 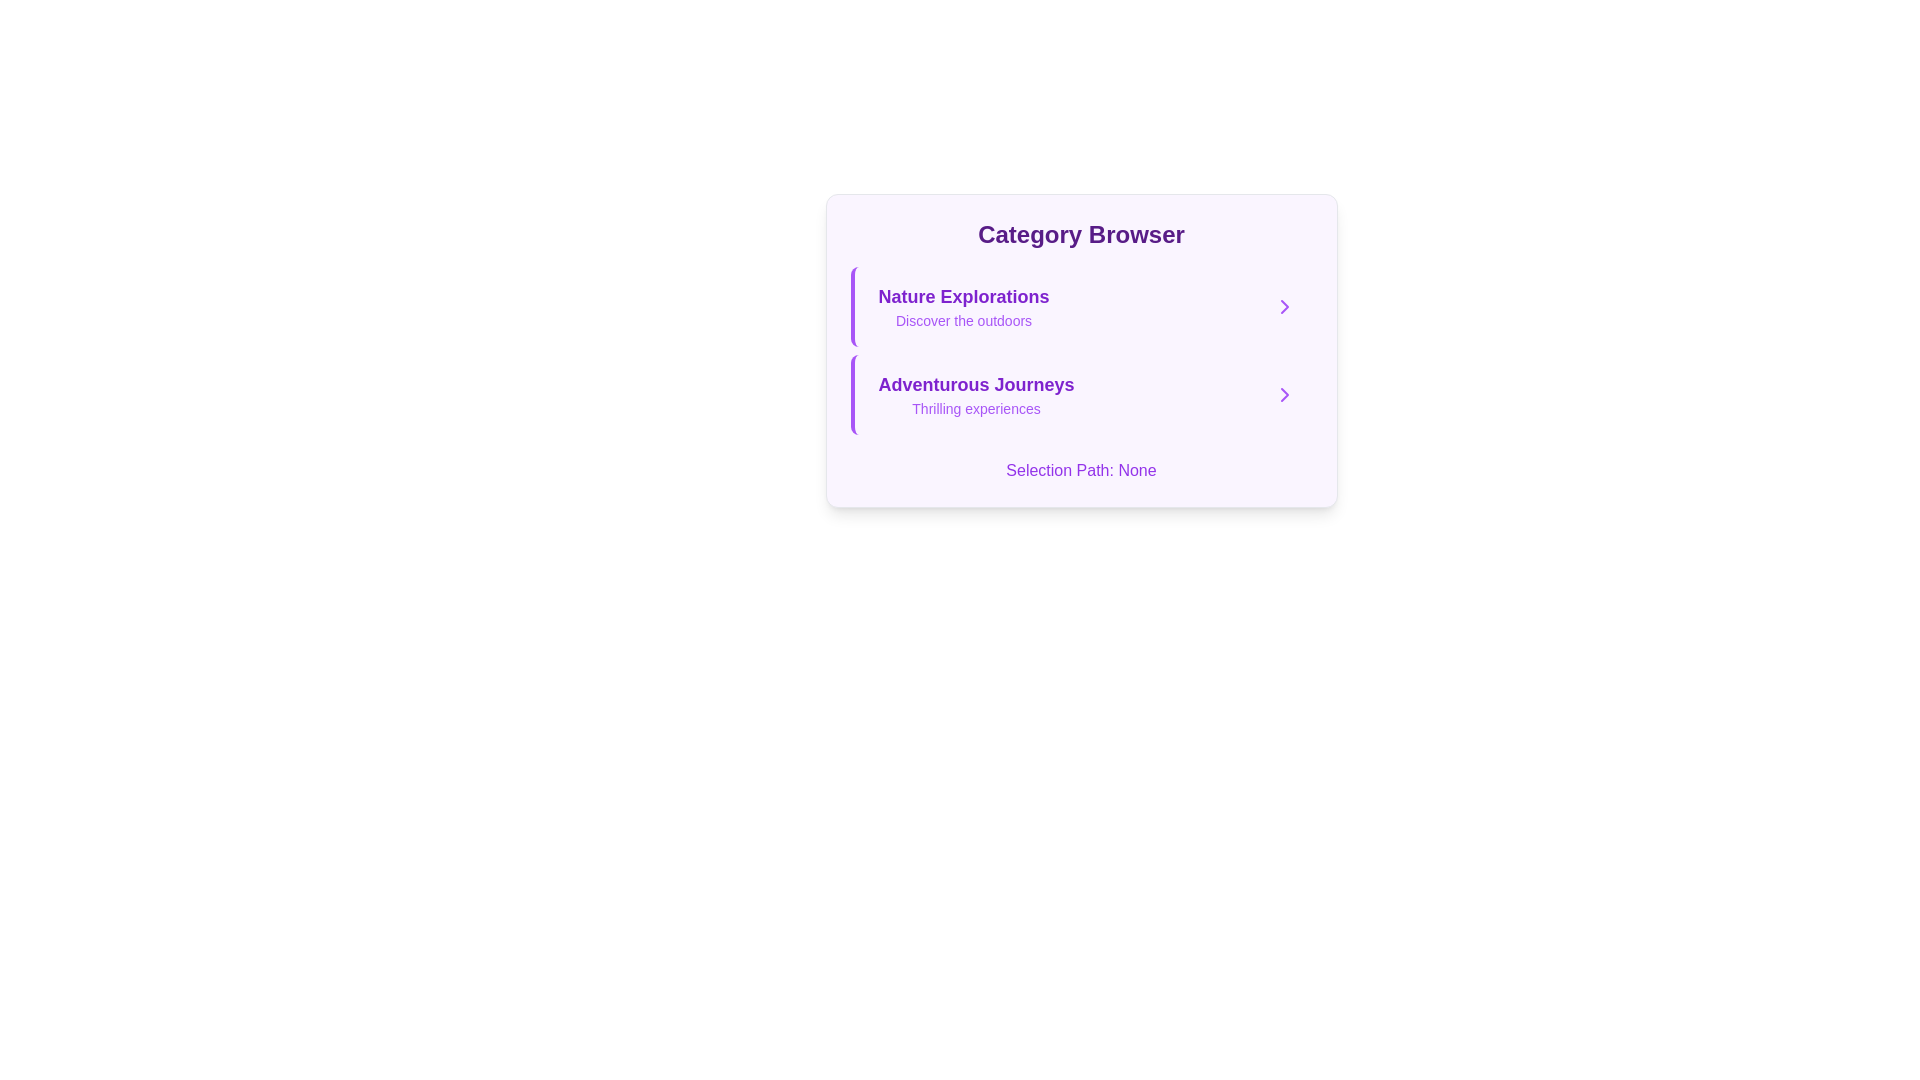 What do you see at coordinates (964, 297) in the screenshot?
I see `the 'Nature Explorations' text label, which is styled in bold purple font and is located in the first list item under the 'Category Browser' section` at bounding box center [964, 297].